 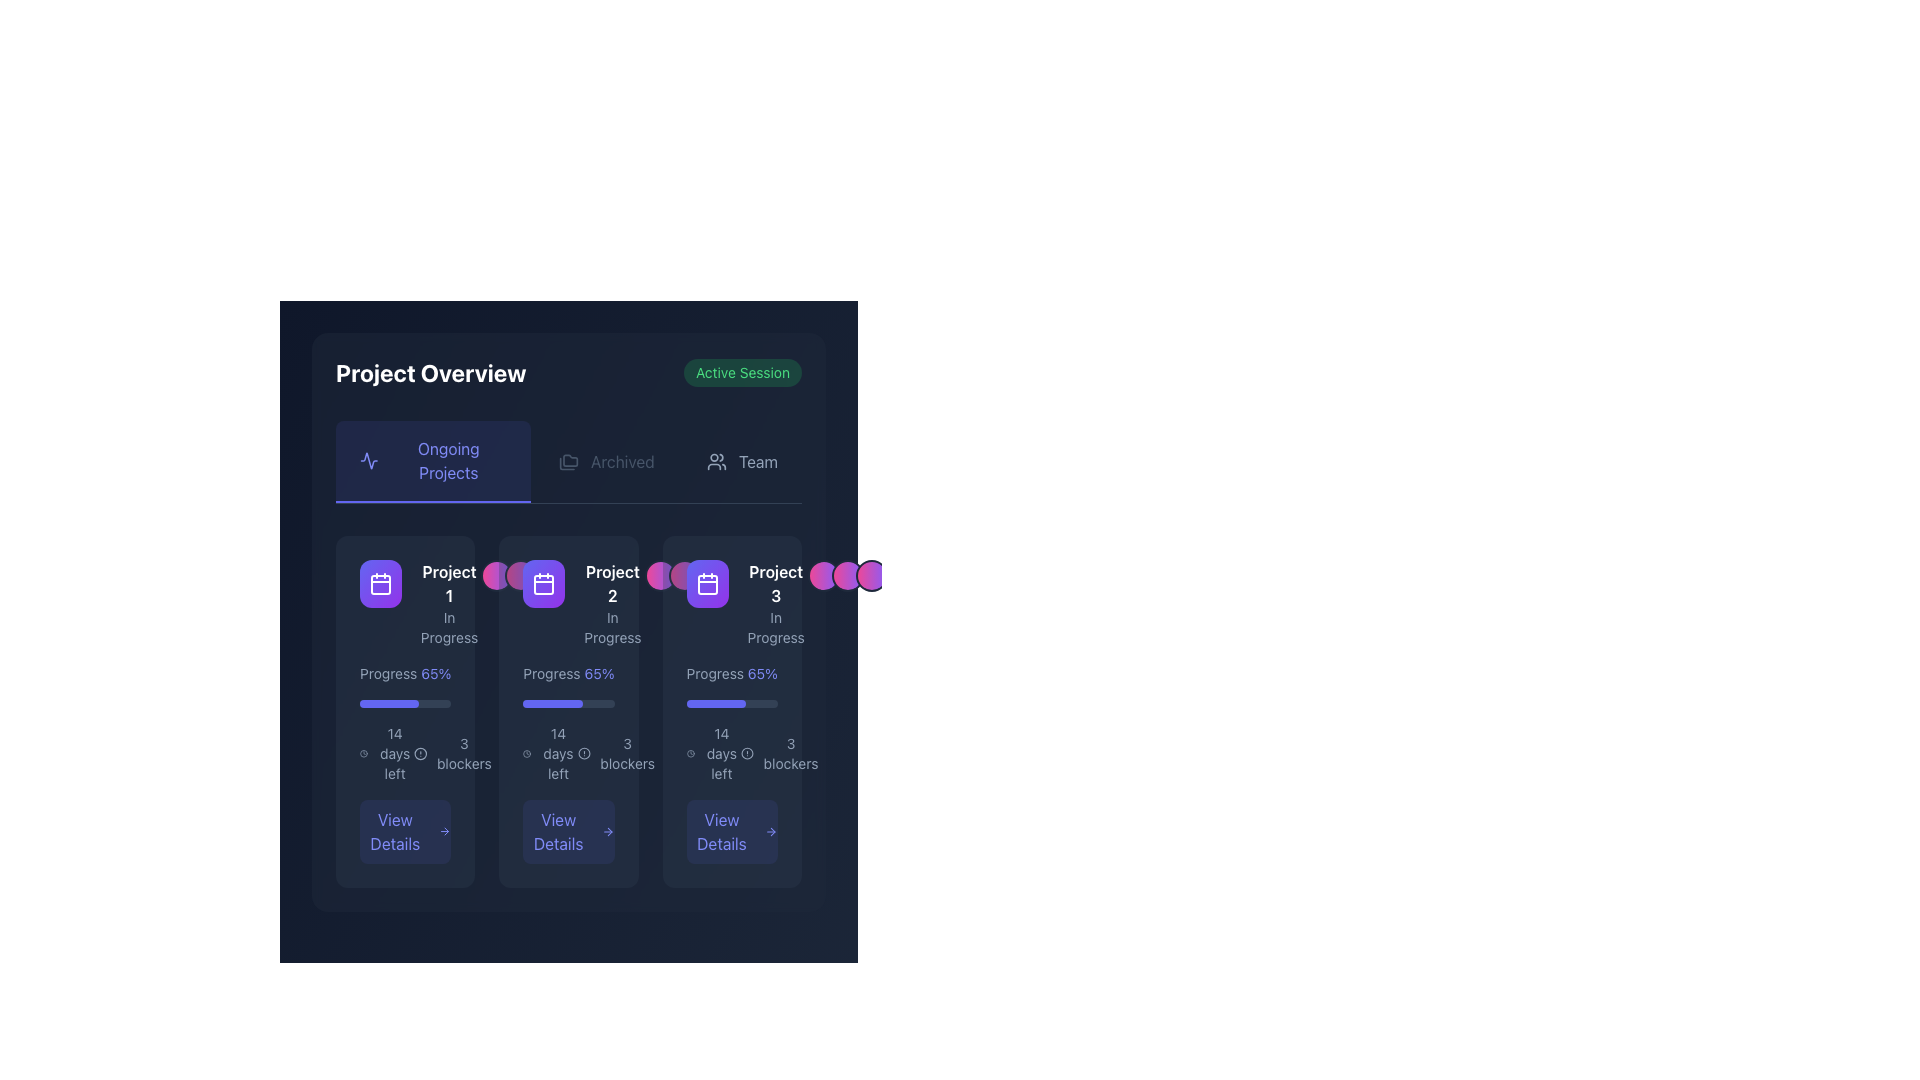 I want to click on the 'Progress' and '65%' static text label, which is part of a card in a grid layout, located above a horizontal progress bar, so click(x=404, y=674).